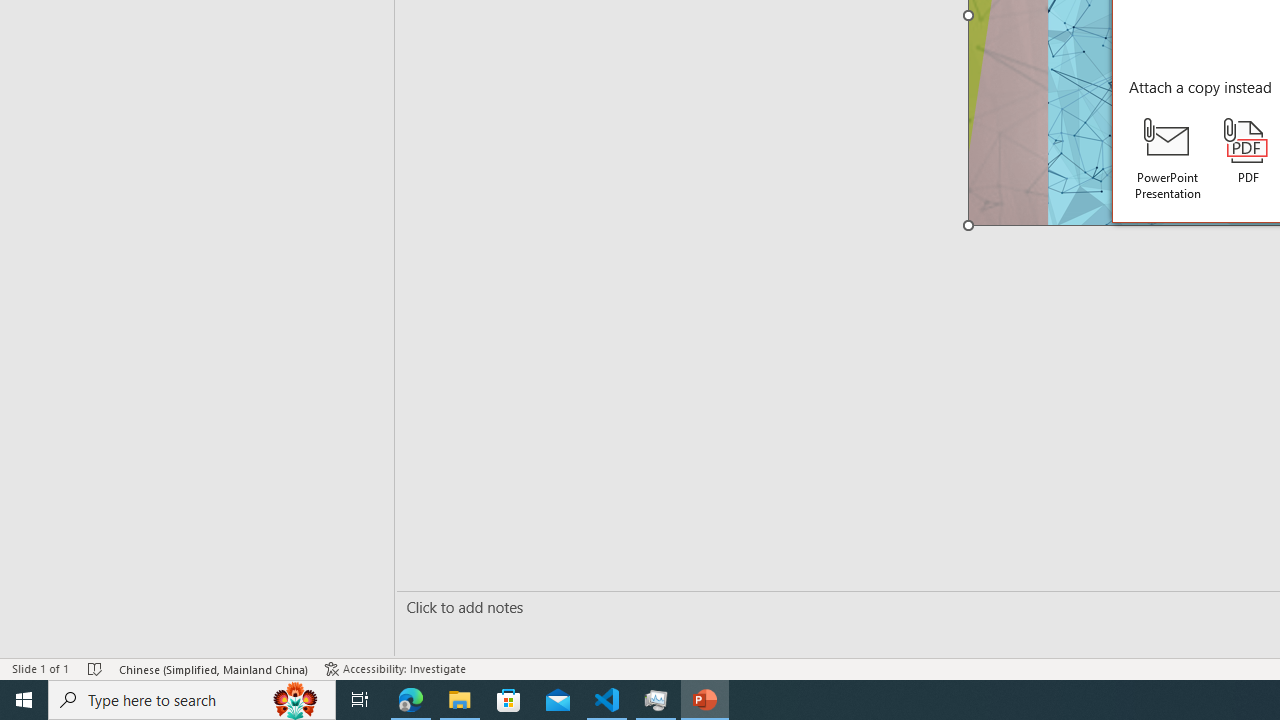 The image size is (1280, 720). What do you see at coordinates (359, 698) in the screenshot?
I see `'Task View'` at bounding box center [359, 698].